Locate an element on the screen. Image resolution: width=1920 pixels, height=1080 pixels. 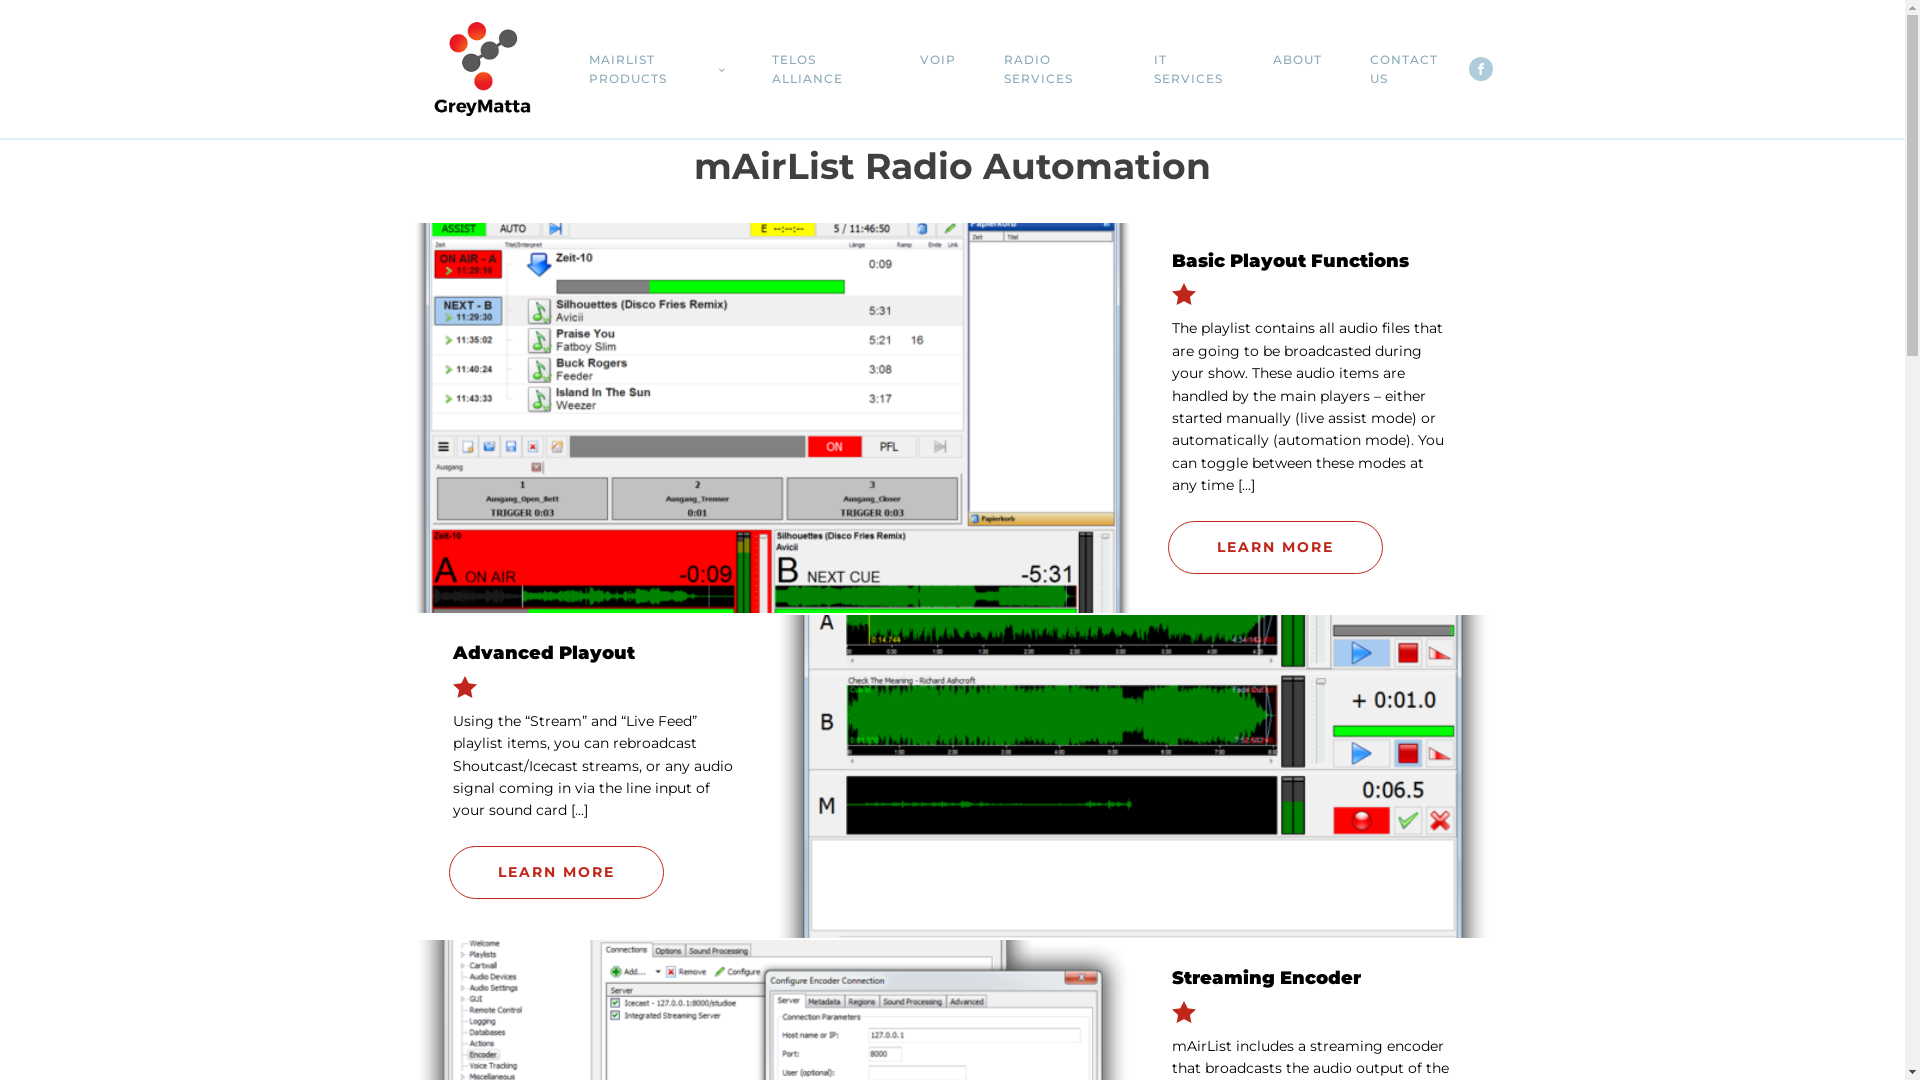
'RADIO SERVICES' is located at coordinates (1053, 68).